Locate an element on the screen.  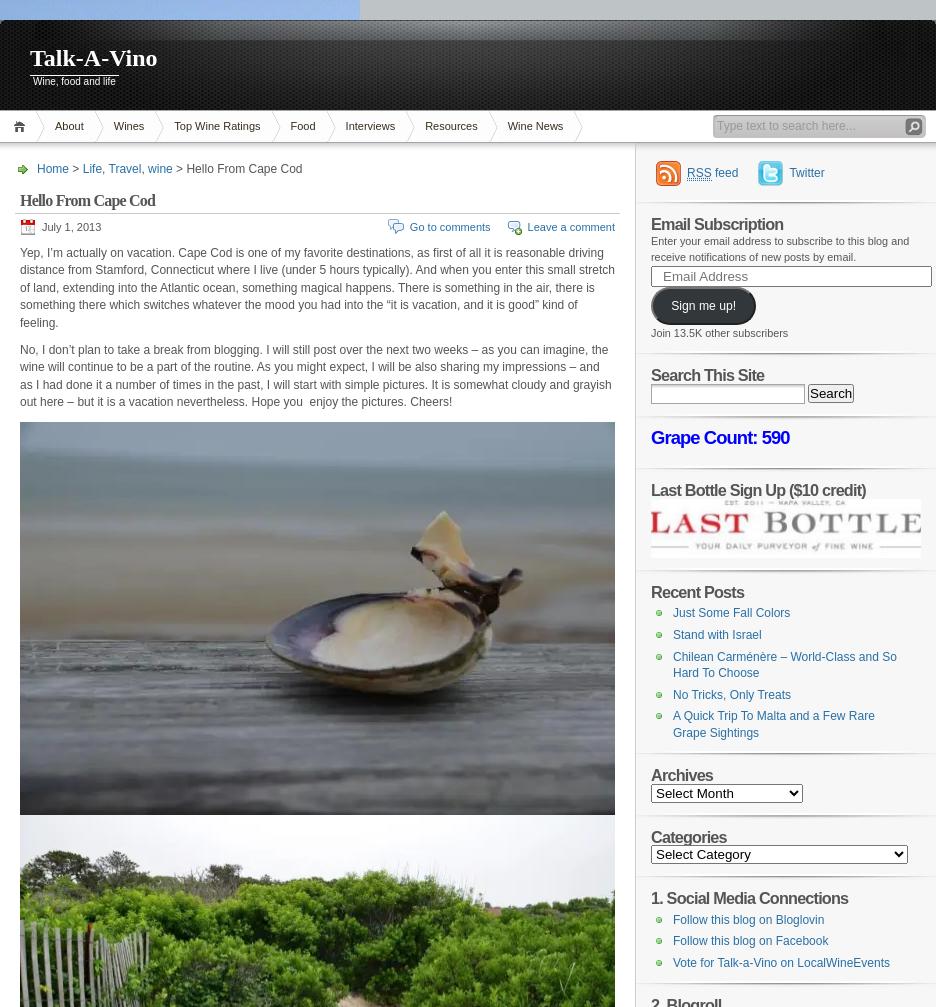
'Yep, I’m actually on vacation. Cape Cod is one of my favorite destinations, as first of all it is reasonable driving distance from Stamford, Connecticut where I live (under 5 hours typically). And when you enter this small stretch of land, extending into the Atlantic ocean, something magical happens. There is something in the air, there is something there which switches whatever the mood you had into the “it is vacation, and it is good” kind of feeling.' is located at coordinates (19, 287).